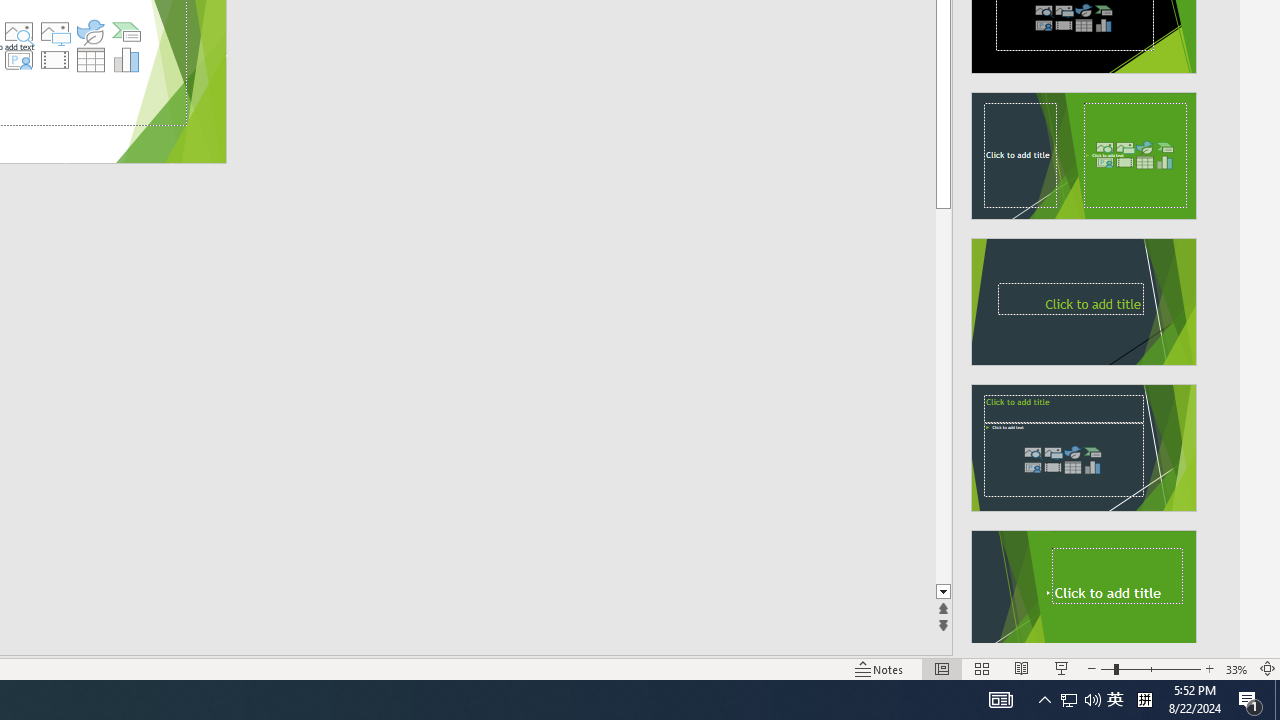  I want to click on 'Insert Cameo', so click(18, 59).